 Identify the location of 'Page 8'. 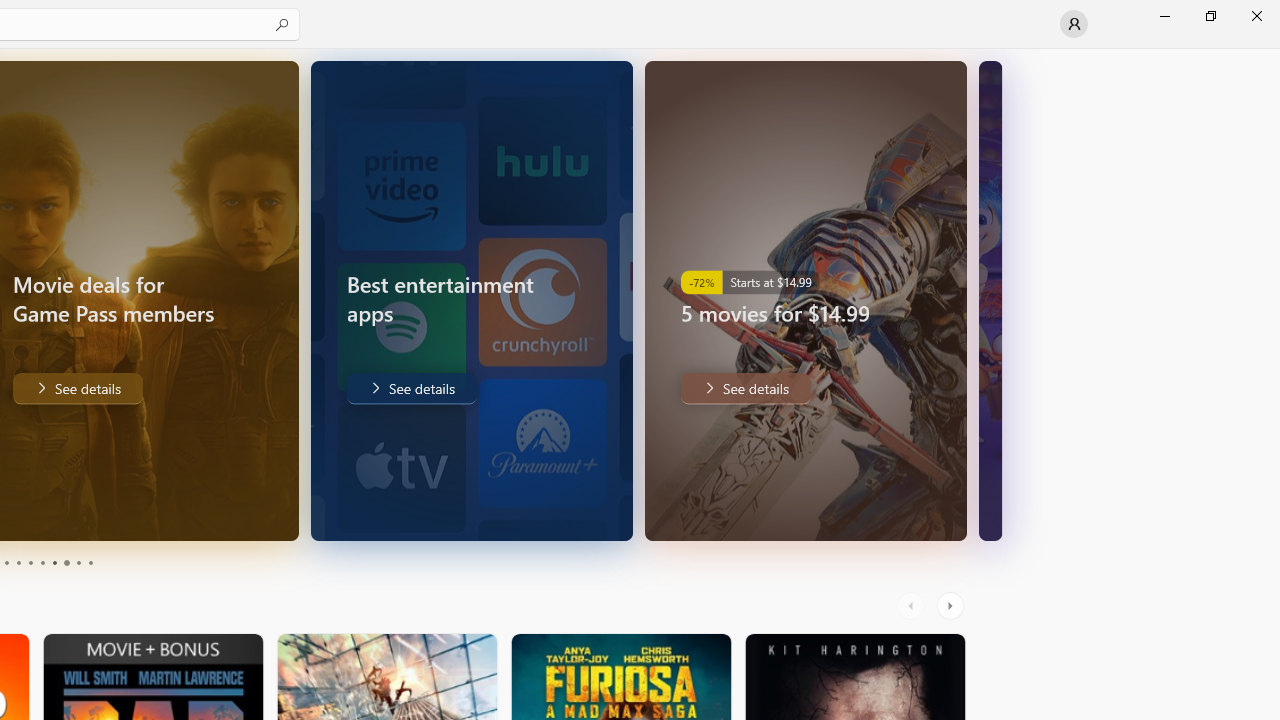
(65, 563).